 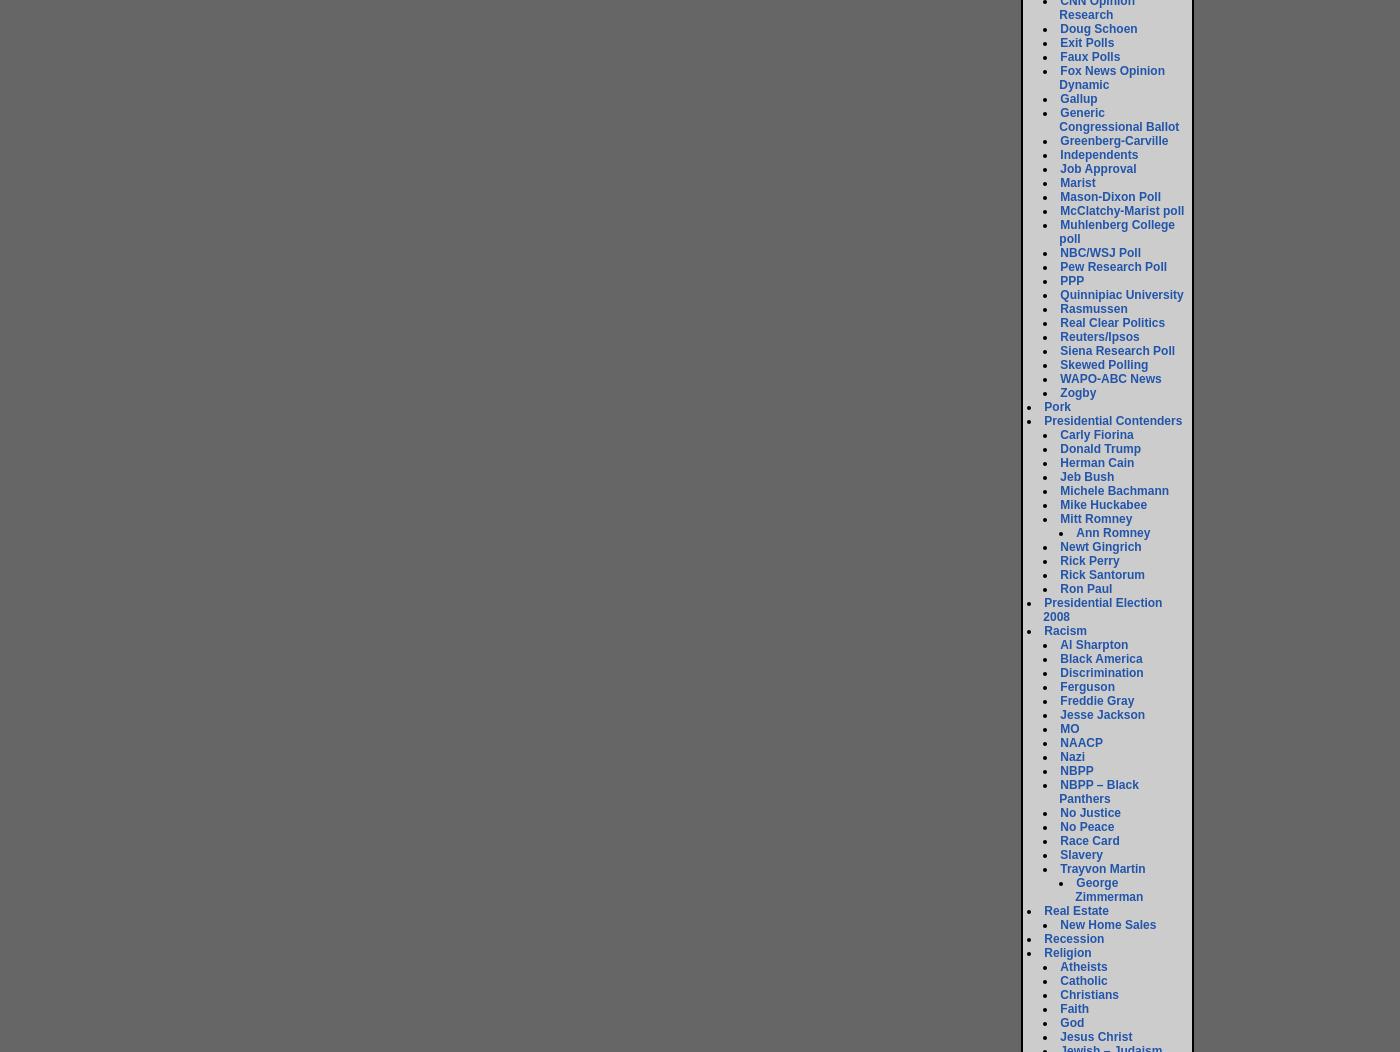 I want to click on 'NBC/WSJ Poll', so click(x=1059, y=252).